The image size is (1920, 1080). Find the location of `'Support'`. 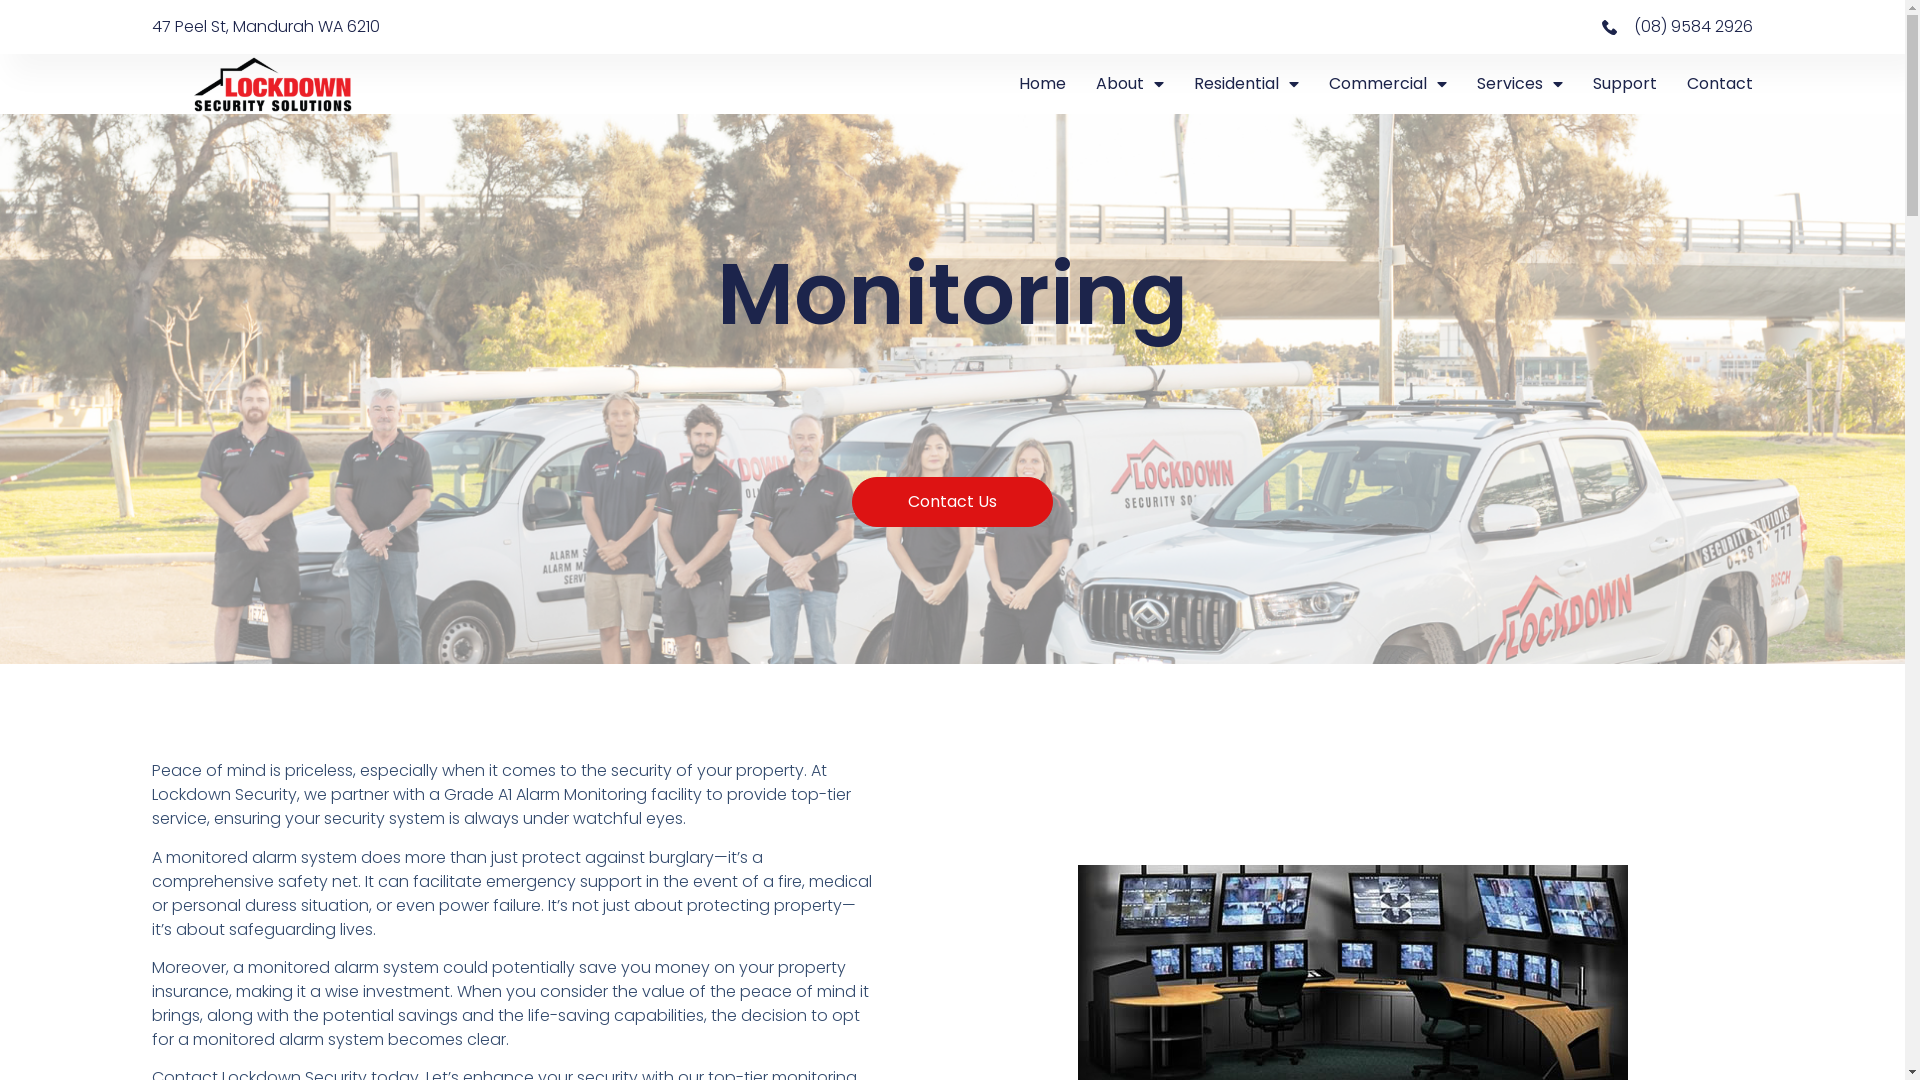

'Support' is located at coordinates (1625, 83).